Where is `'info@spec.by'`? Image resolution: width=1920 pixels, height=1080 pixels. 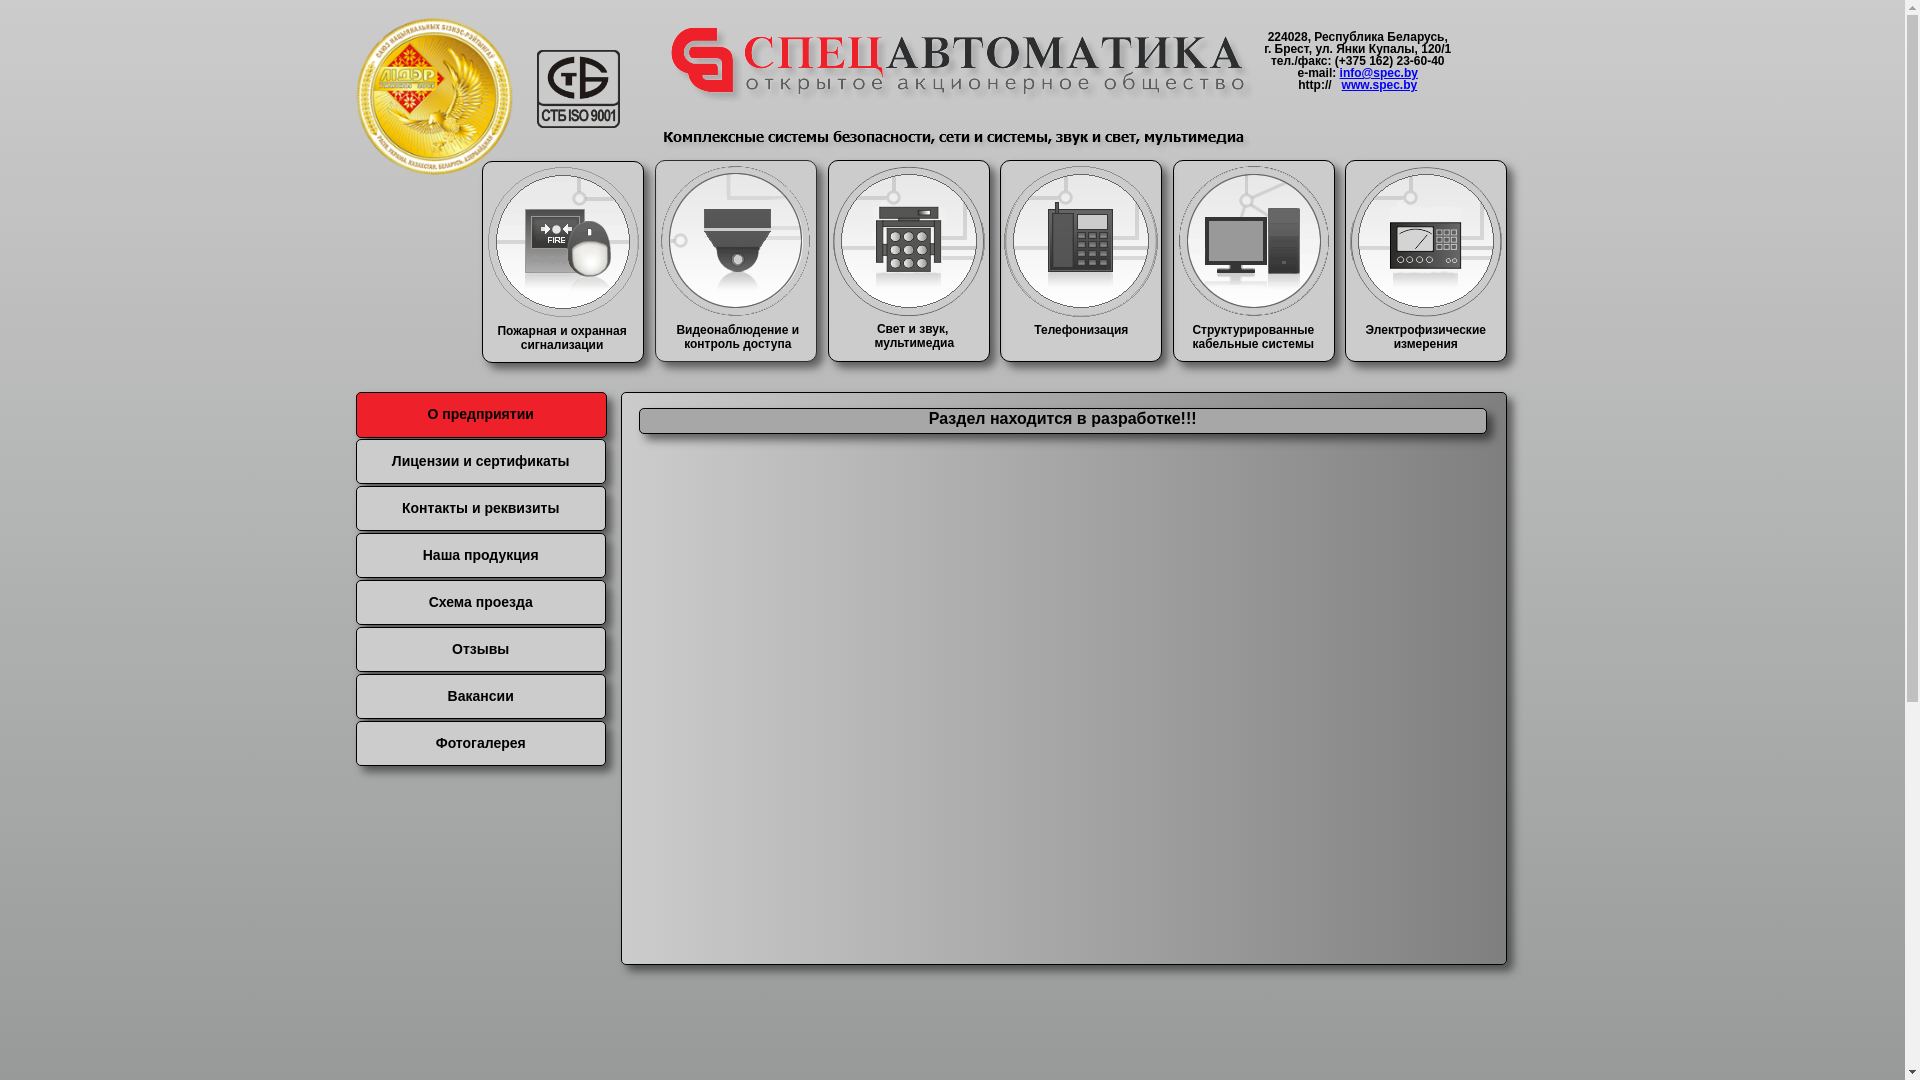
'info@spec.by' is located at coordinates (1377, 72).